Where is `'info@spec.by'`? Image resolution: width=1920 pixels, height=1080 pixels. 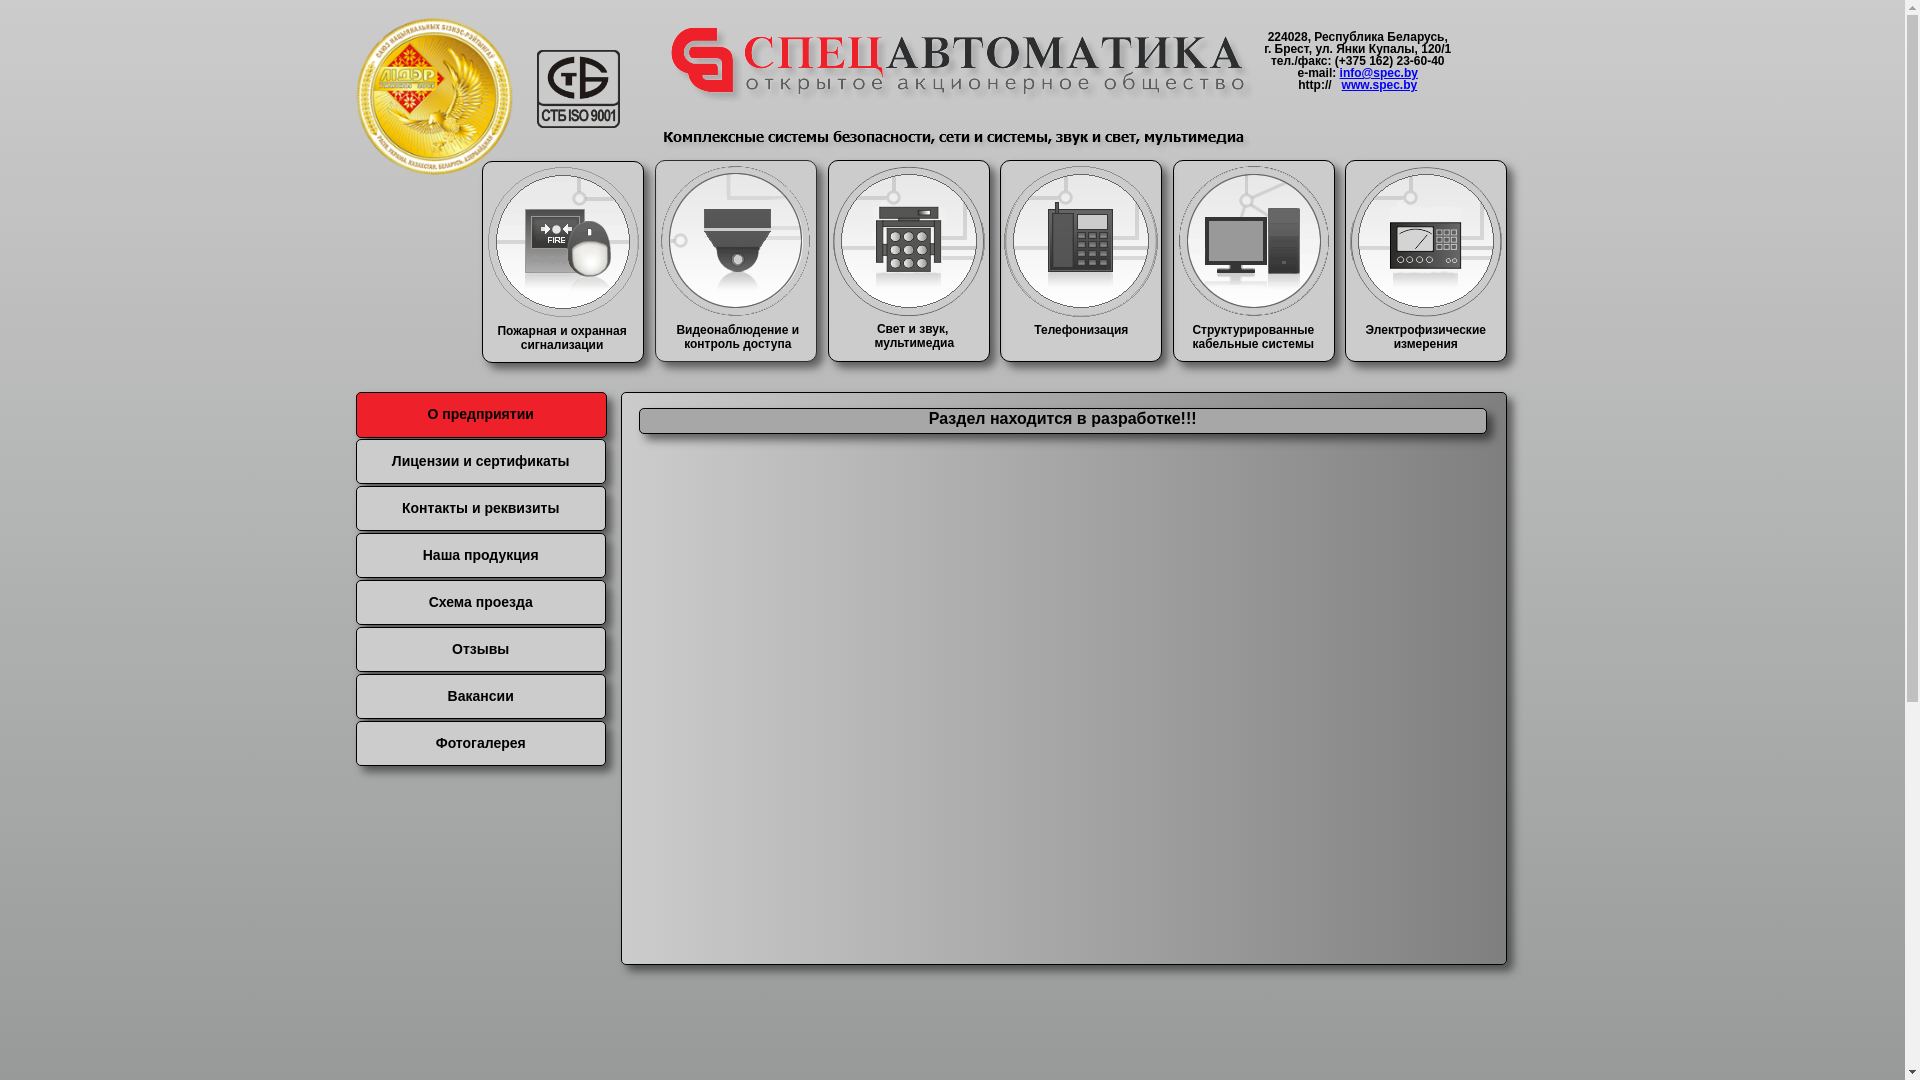
'info@spec.by' is located at coordinates (1377, 72).